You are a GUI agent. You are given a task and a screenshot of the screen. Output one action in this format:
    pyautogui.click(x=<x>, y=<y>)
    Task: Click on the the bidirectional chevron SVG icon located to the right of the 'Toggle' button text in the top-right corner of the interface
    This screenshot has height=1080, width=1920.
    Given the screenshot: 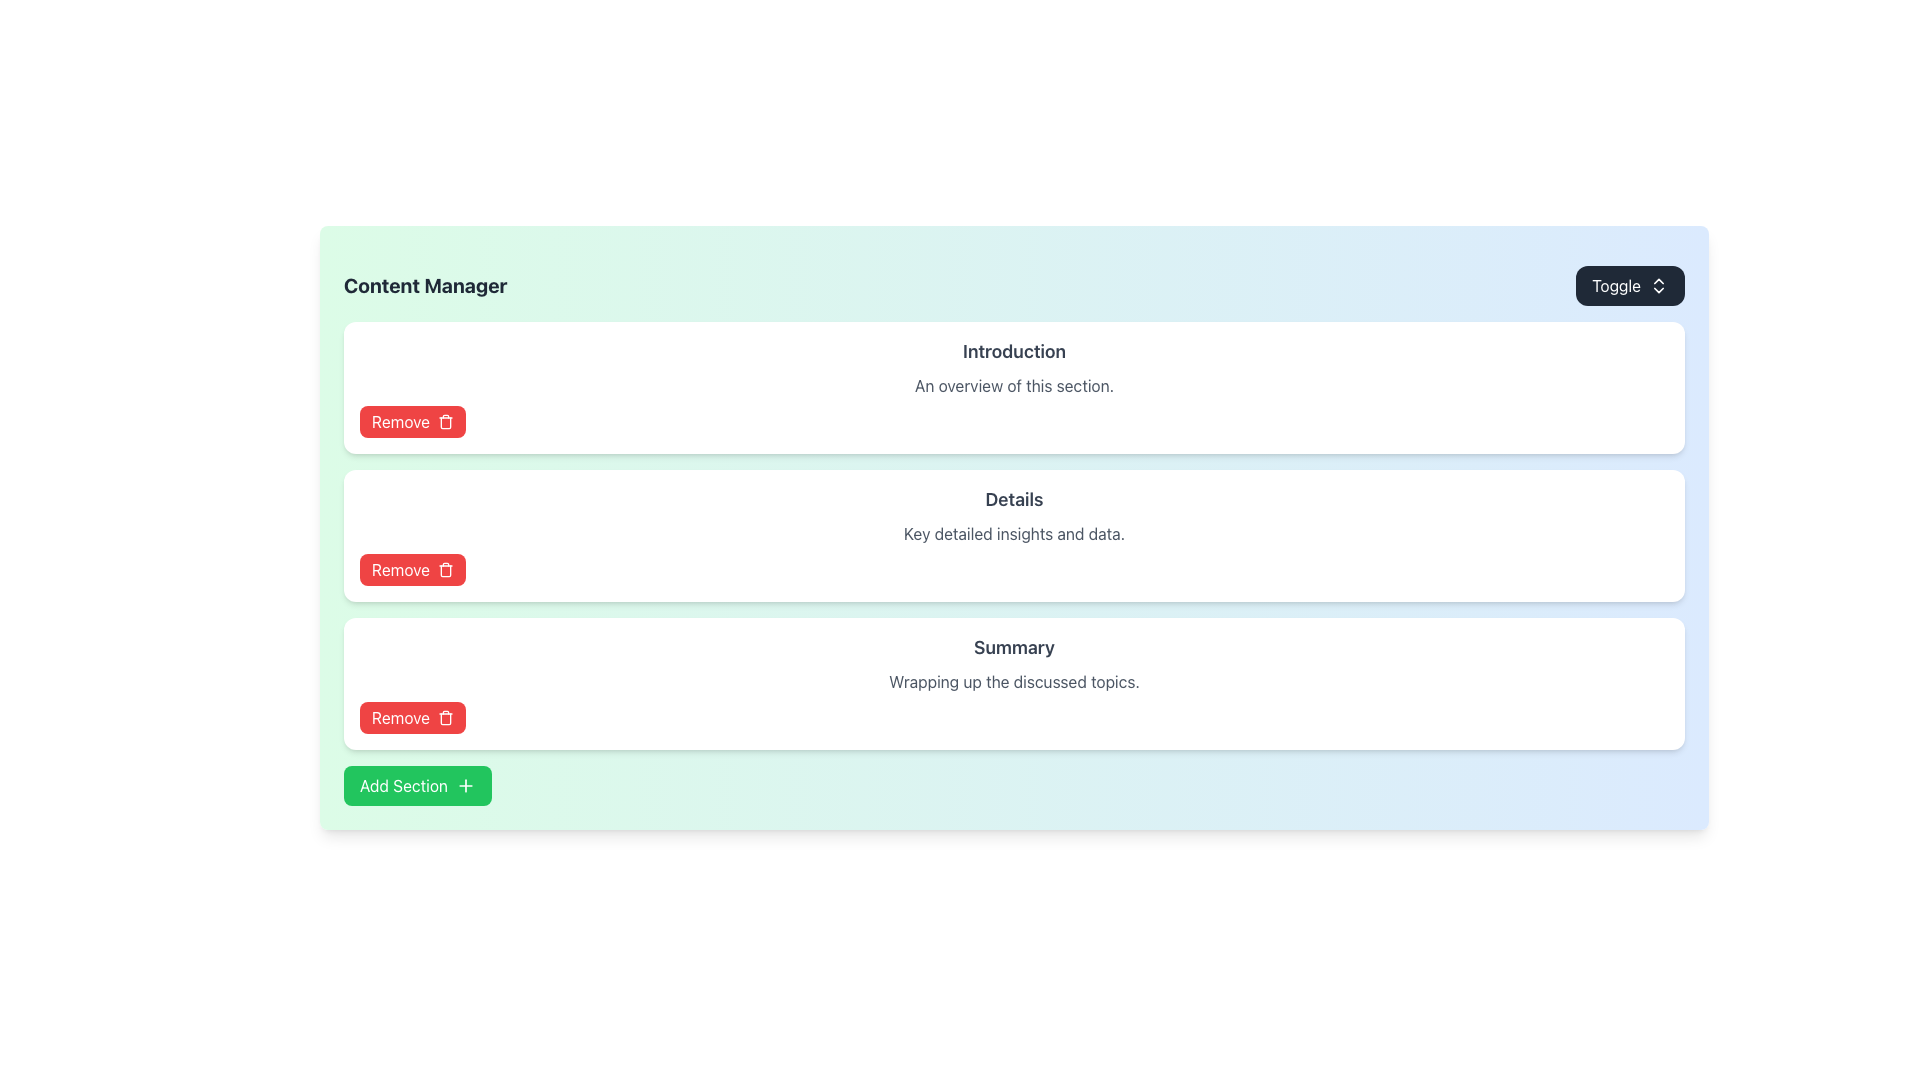 What is the action you would take?
    pyautogui.click(x=1659, y=285)
    